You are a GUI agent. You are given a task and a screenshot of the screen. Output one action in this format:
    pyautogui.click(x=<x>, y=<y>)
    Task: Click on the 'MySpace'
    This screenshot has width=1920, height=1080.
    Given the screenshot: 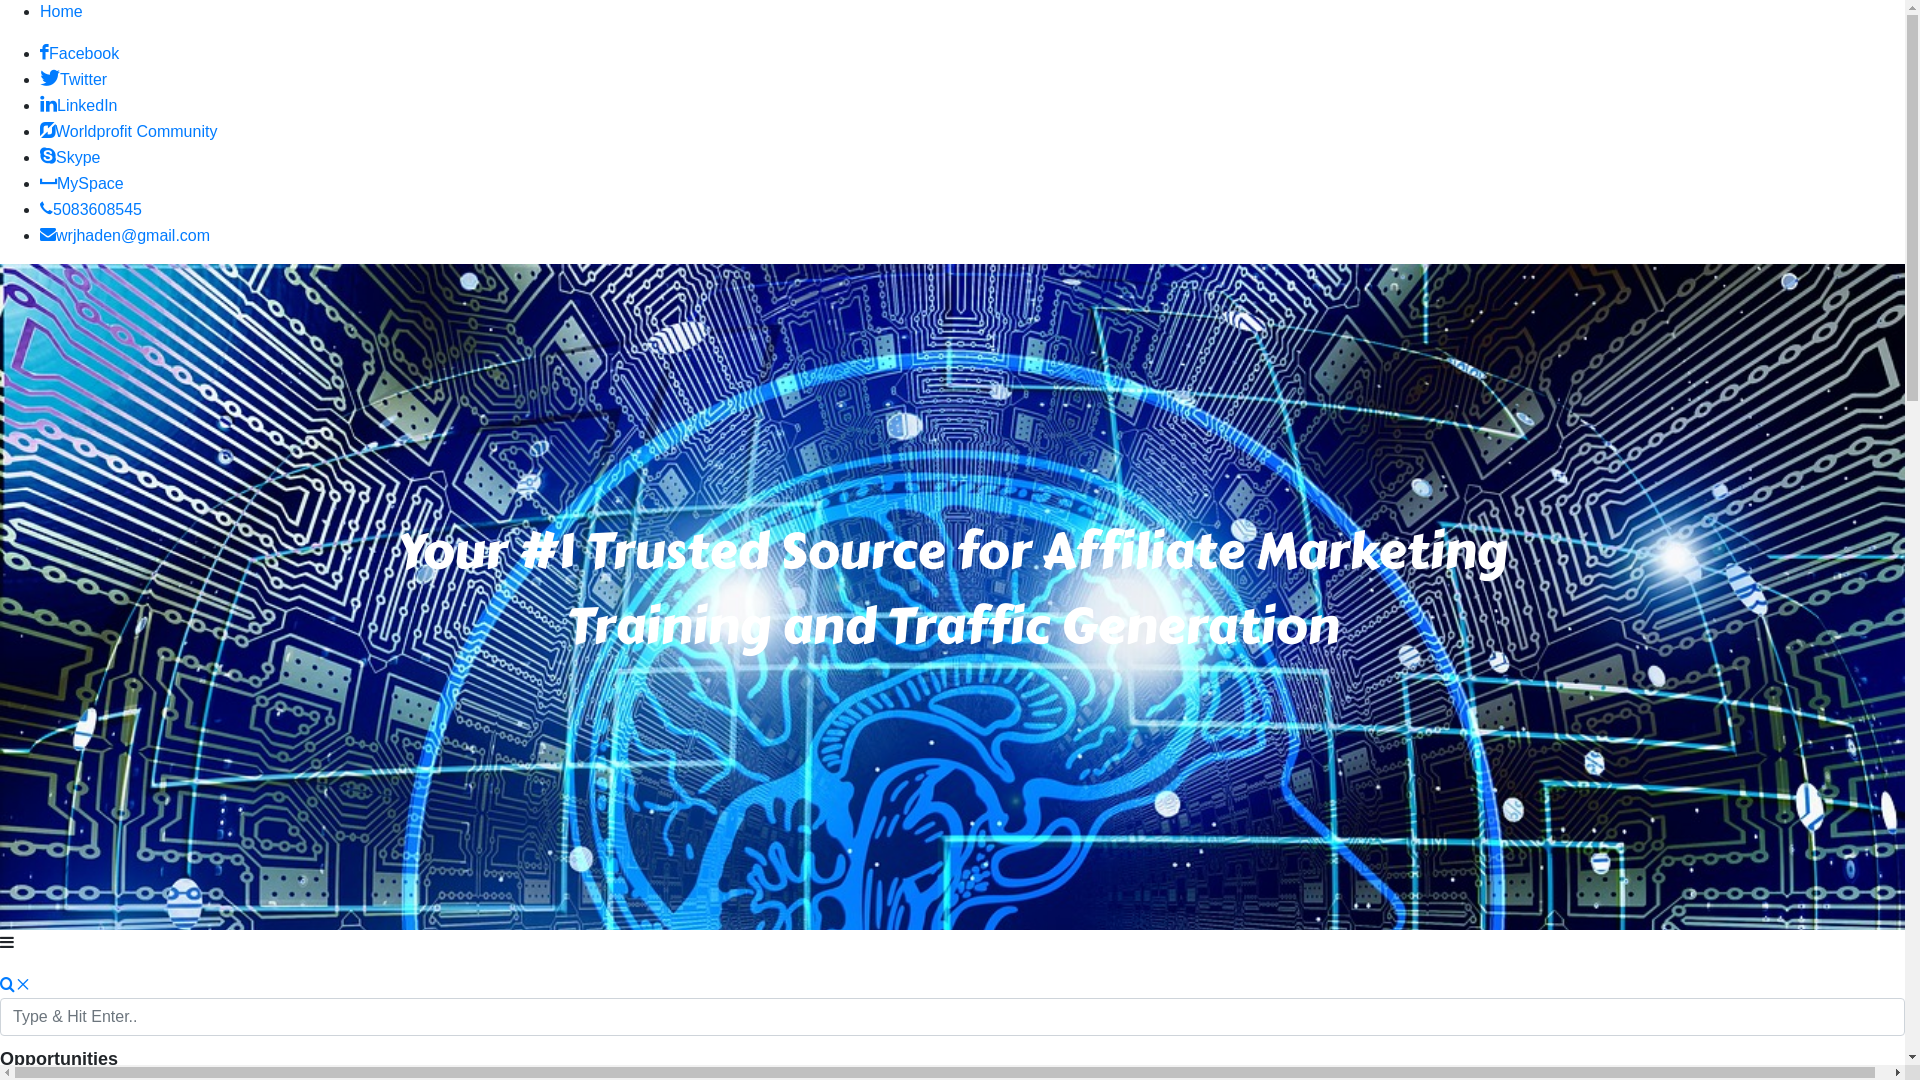 What is the action you would take?
    pyautogui.click(x=80, y=183)
    